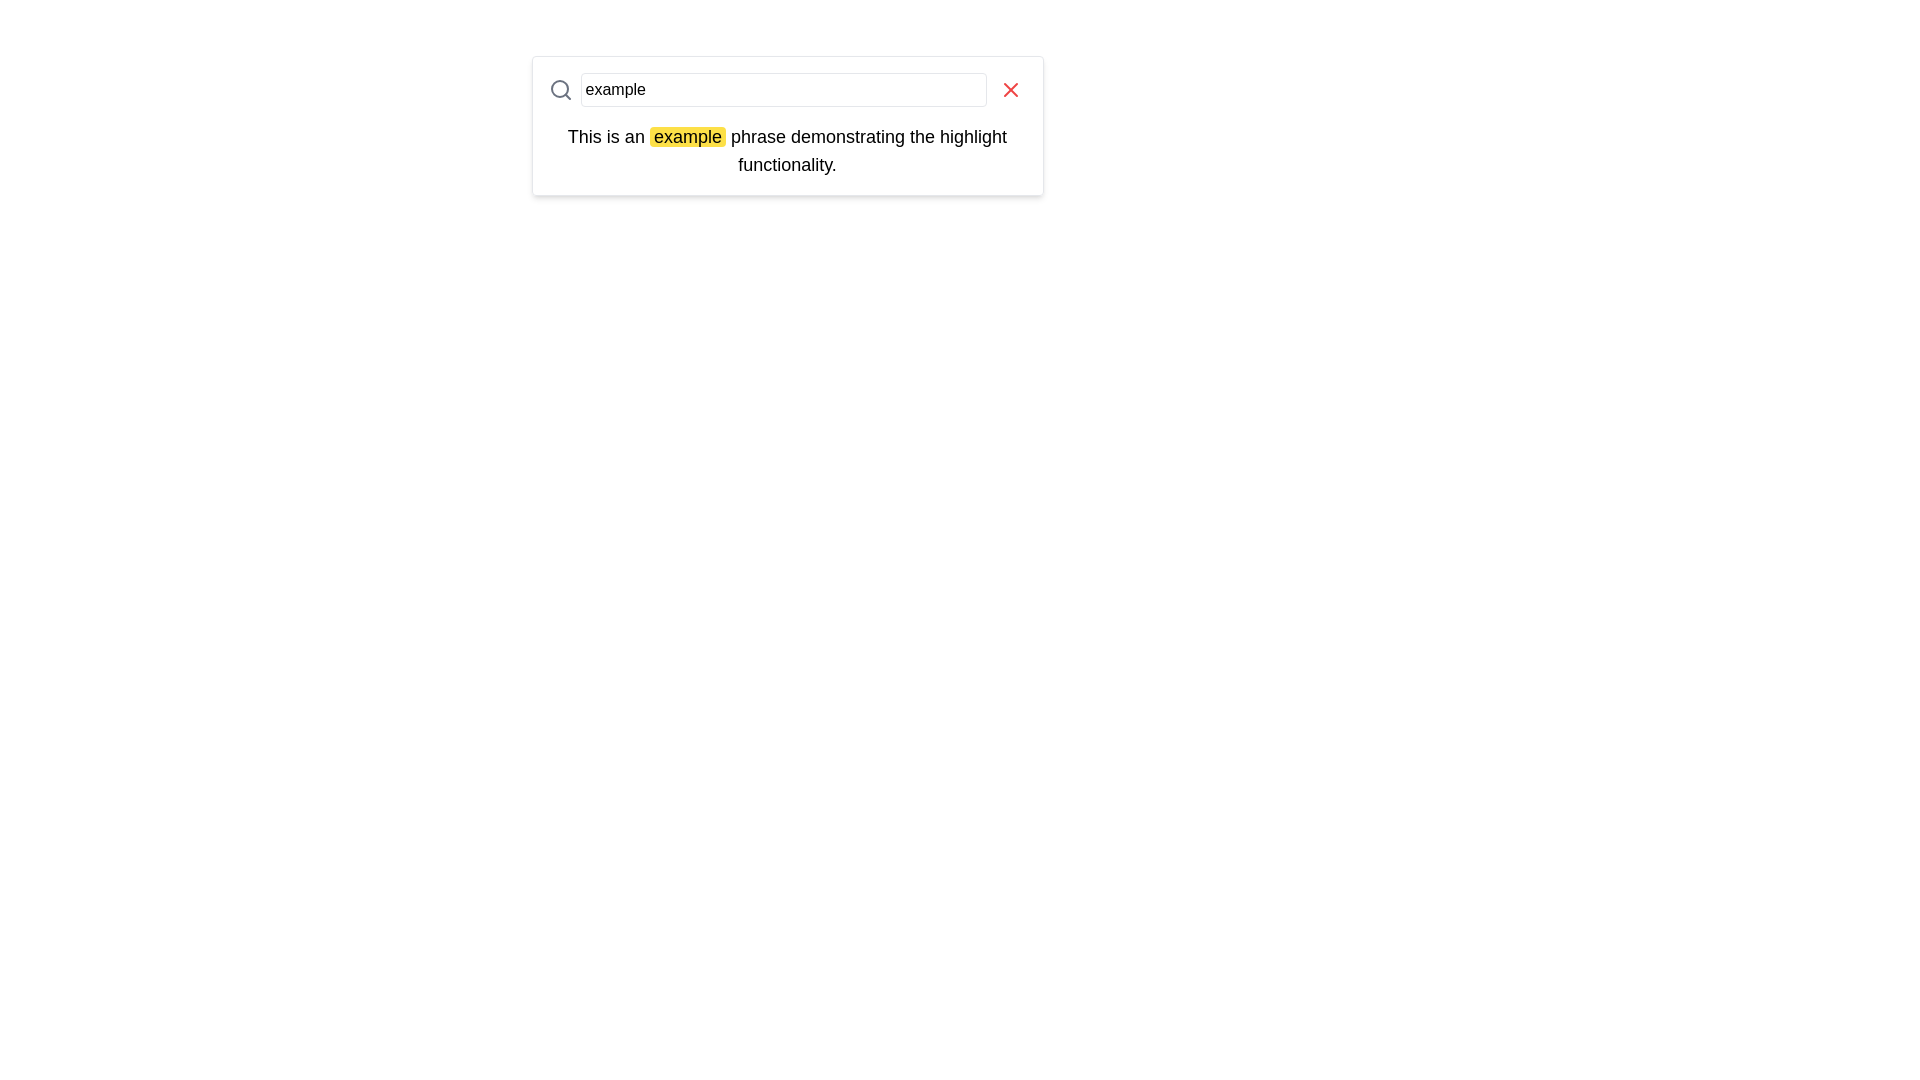 The width and height of the screenshot is (1920, 1080). I want to click on the red cross icon in the upper-right corner of the search bar to clear or dismiss the input, so click(1010, 88).